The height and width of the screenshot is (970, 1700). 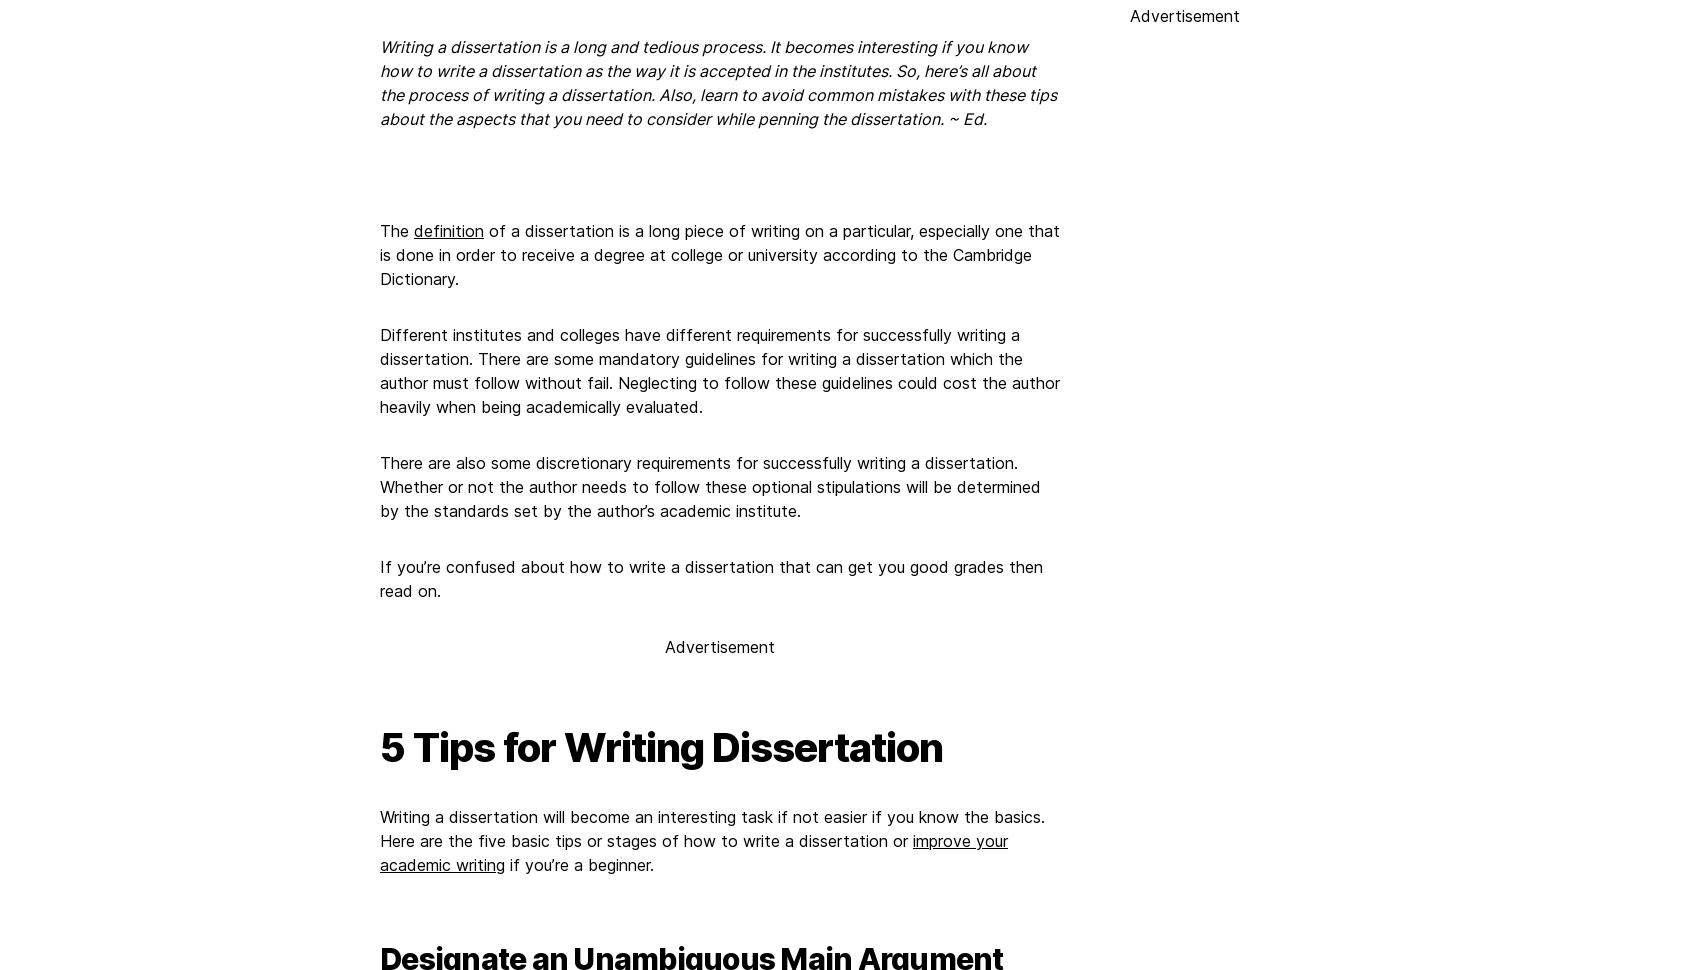 What do you see at coordinates (710, 487) in the screenshot?
I see `'There are also some discretionary requirements for successfully writing a dissertation. Whether or not the author needs to follow these optional stipulations will be determined by the standards set by the author’s academic institute.'` at bounding box center [710, 487].